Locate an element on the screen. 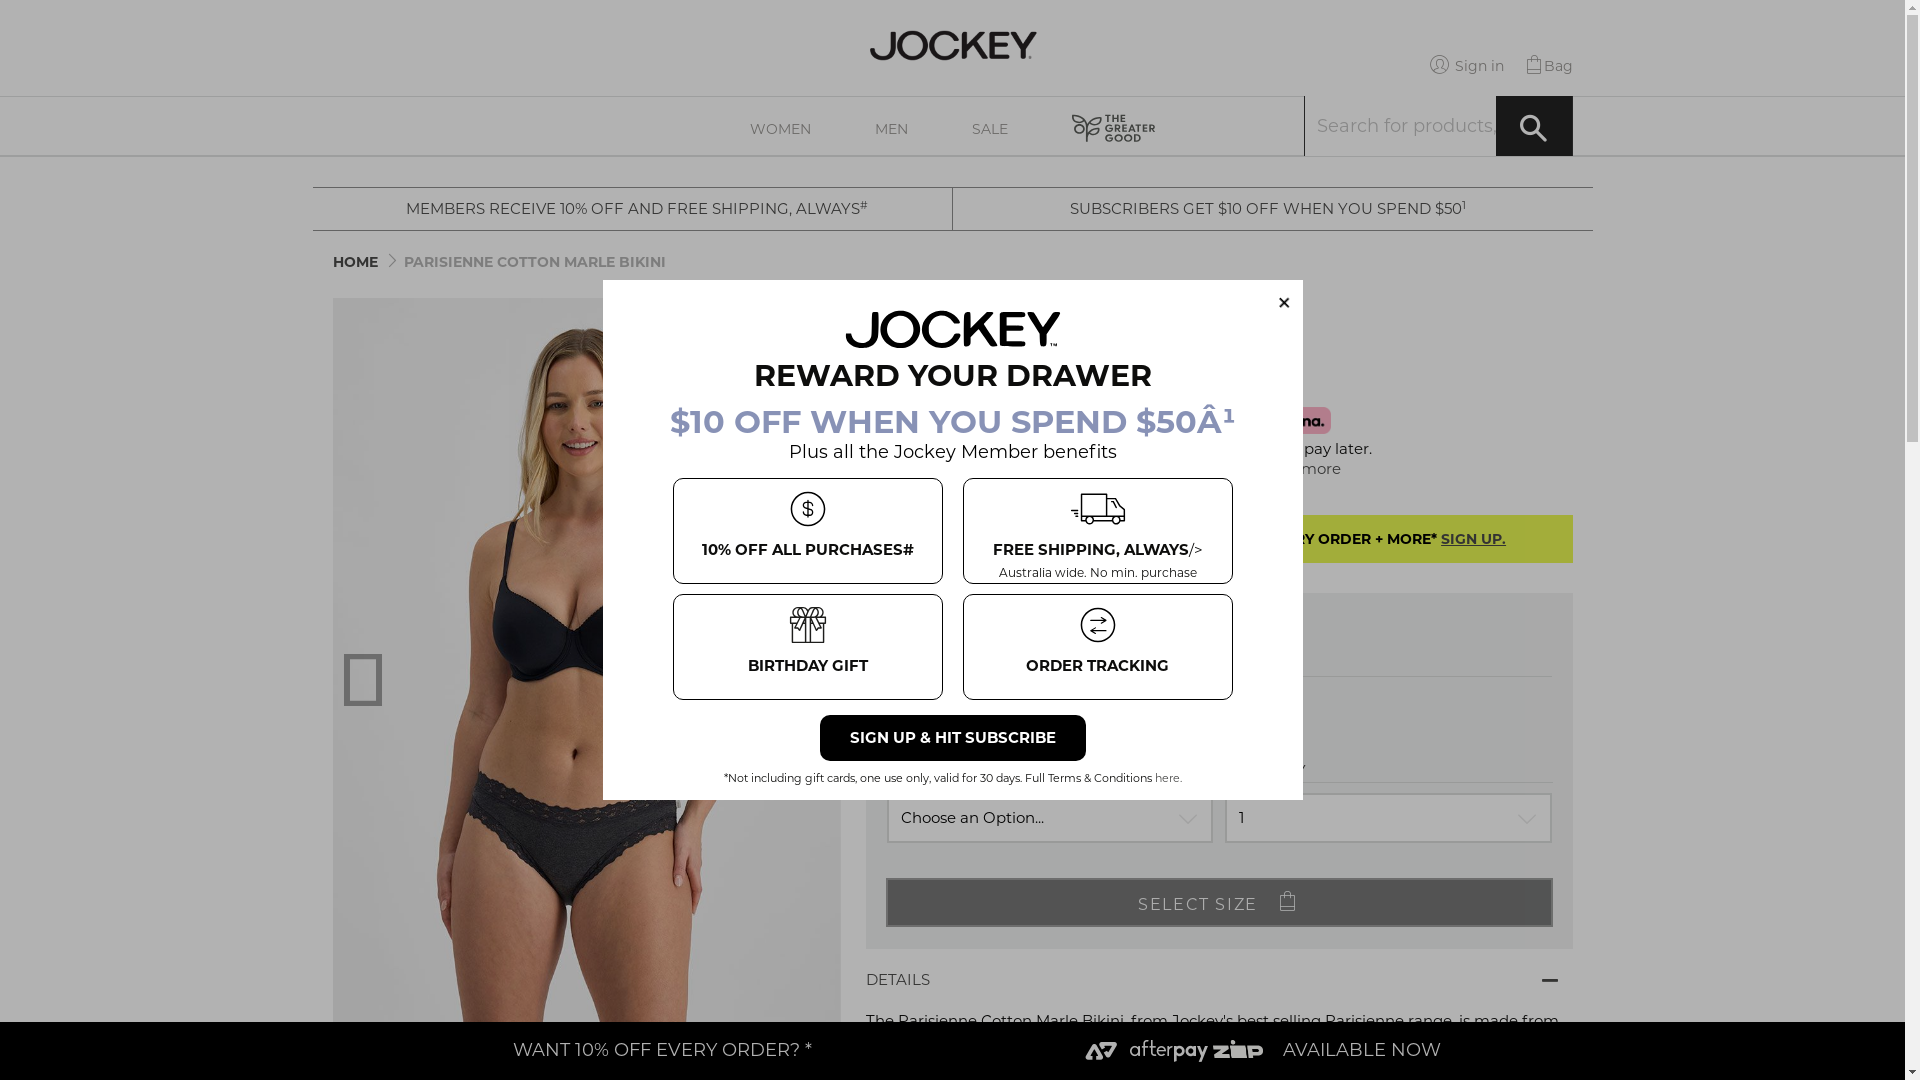  'WOMEN' is located at coordinates (779, 126).